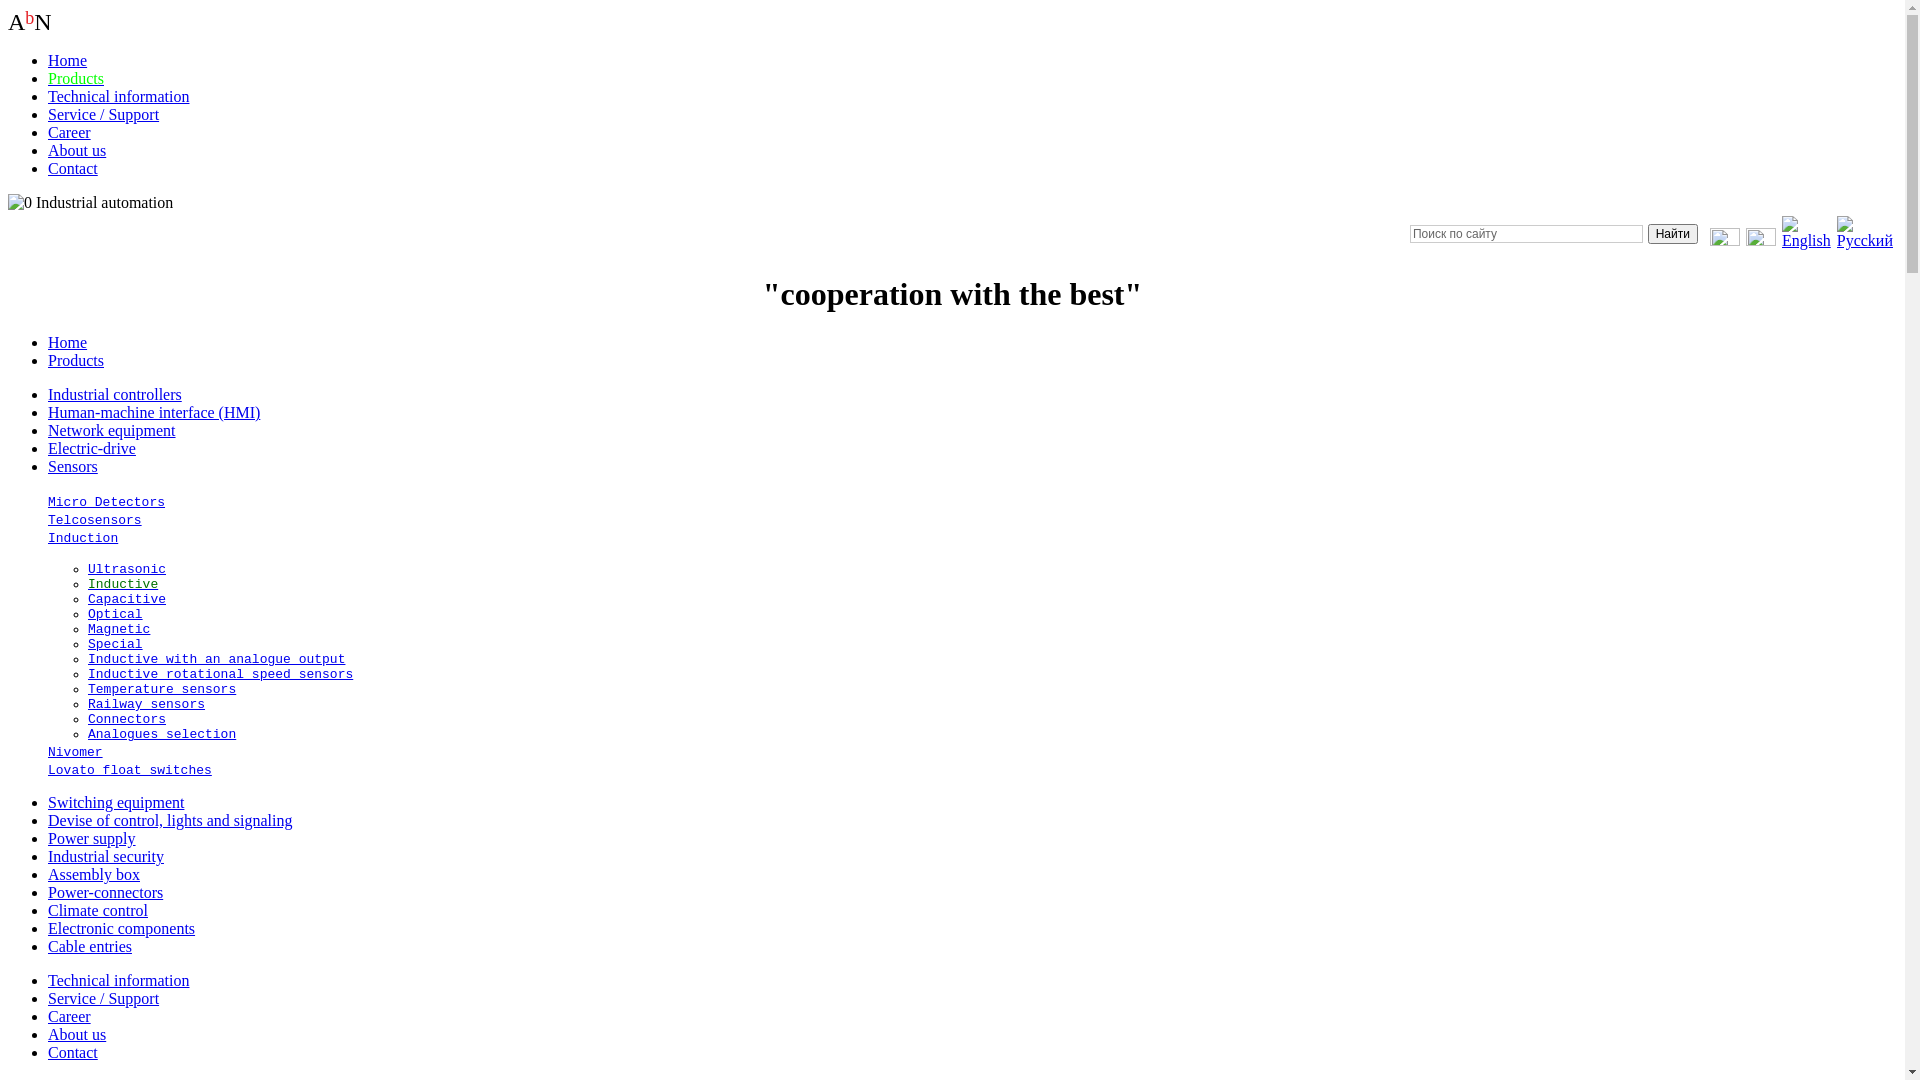 This screenshot has width=1920, height=1080. I want to click on 'Service / Support', so click(102, 114).